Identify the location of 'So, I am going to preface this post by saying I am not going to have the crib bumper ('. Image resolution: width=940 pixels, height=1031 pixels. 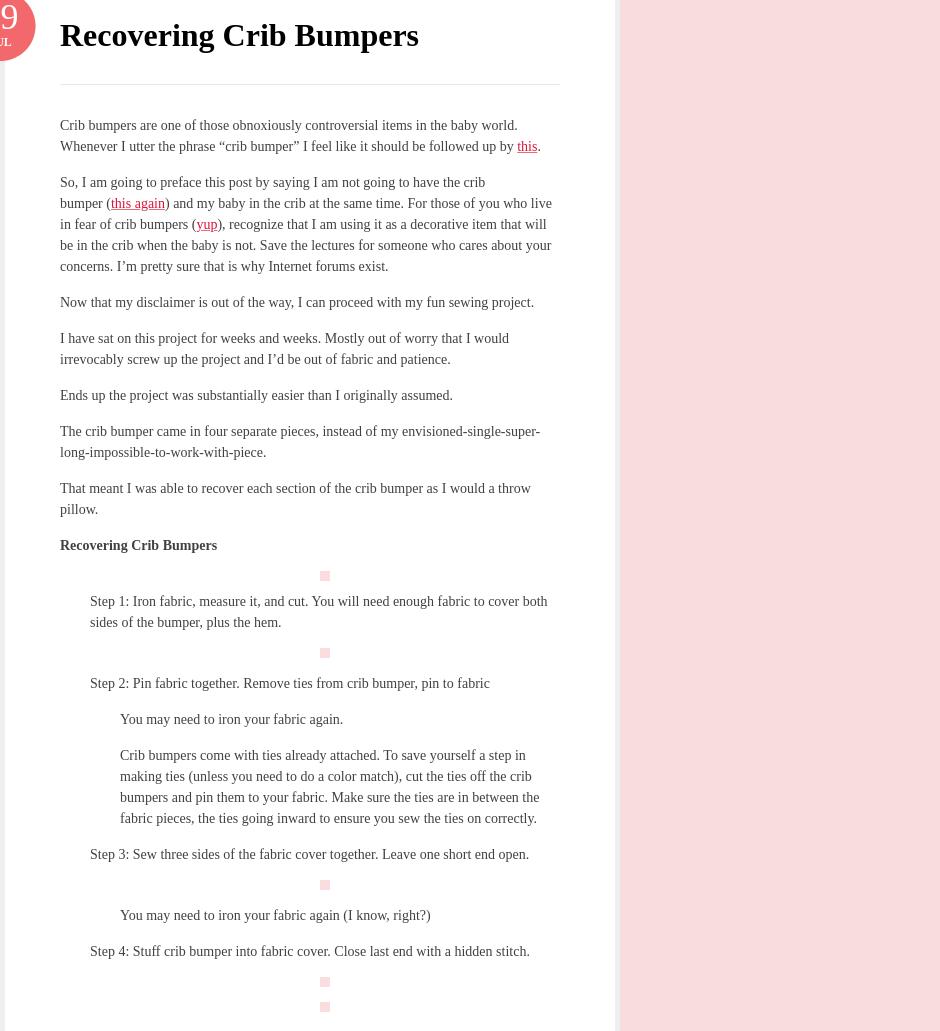
(58, 192).